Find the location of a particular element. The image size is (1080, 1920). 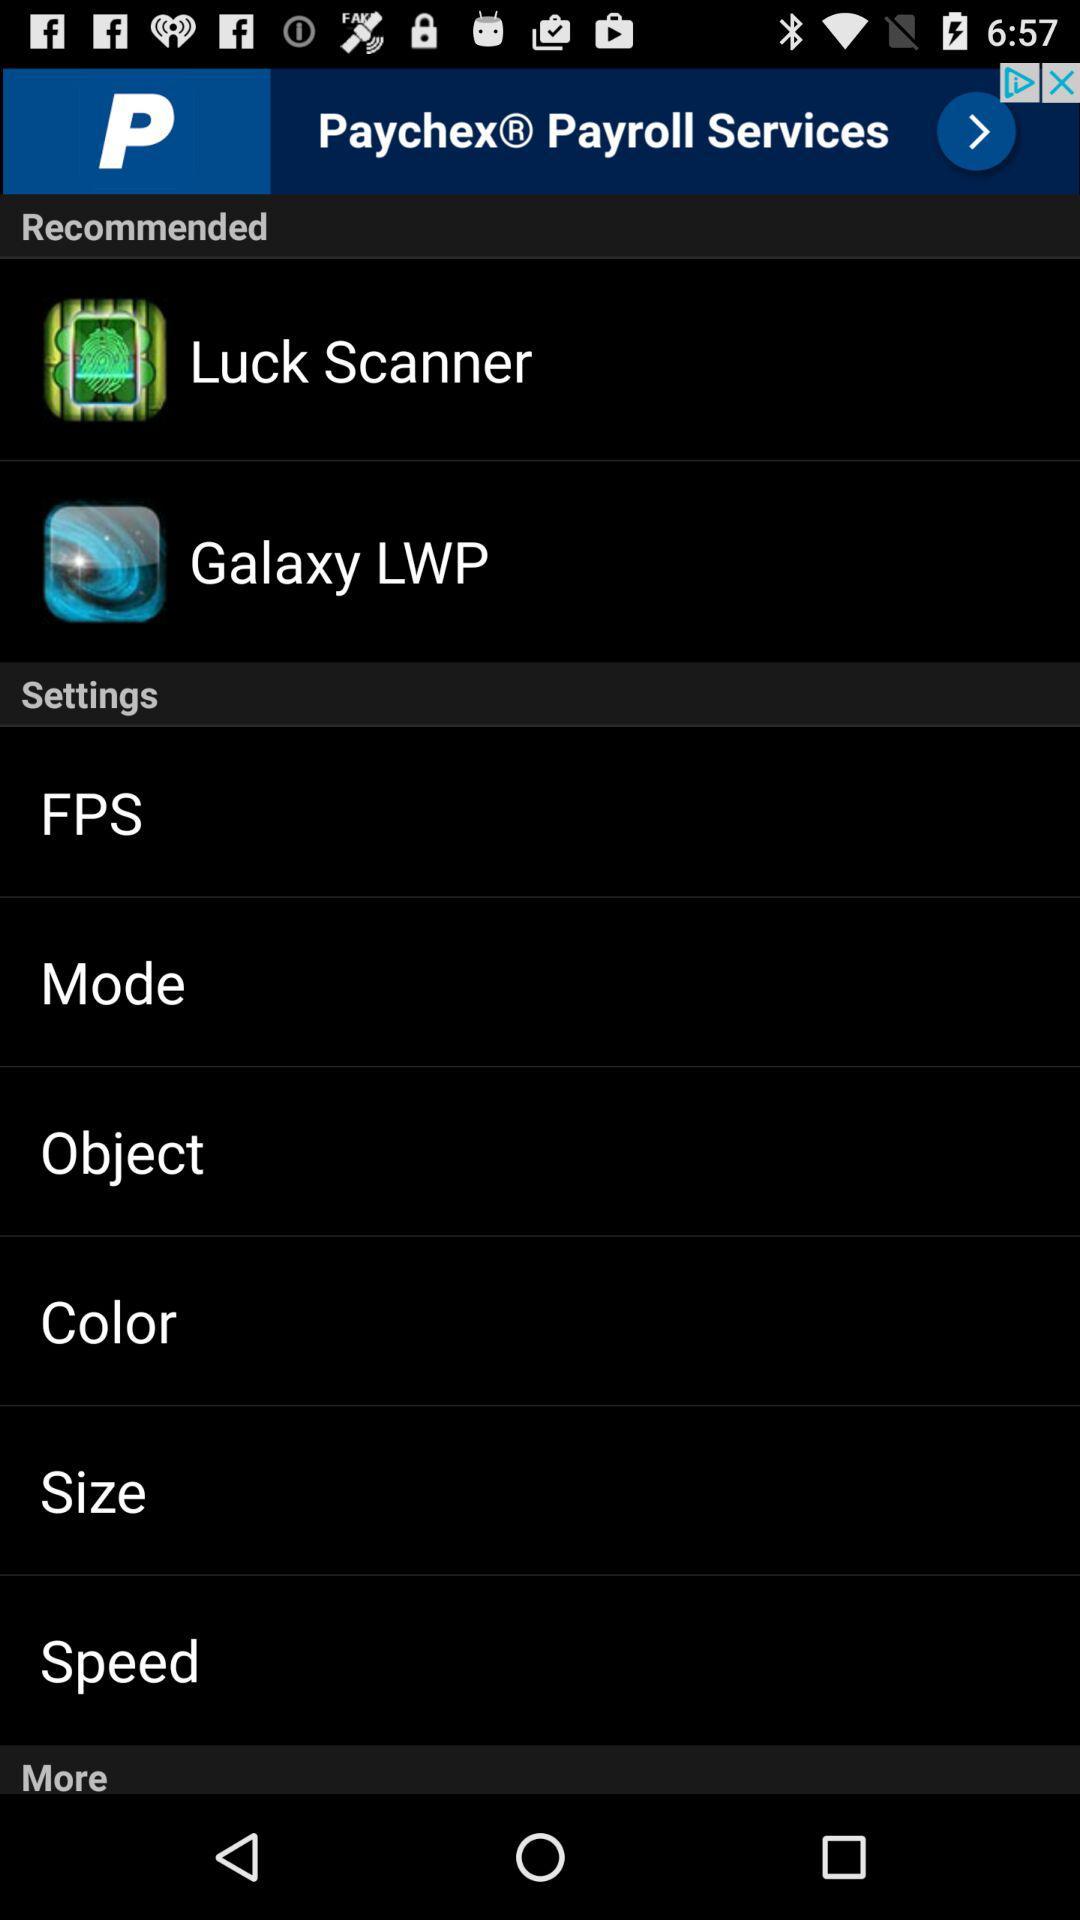

advertisement button is located at coordinates (540, 127).